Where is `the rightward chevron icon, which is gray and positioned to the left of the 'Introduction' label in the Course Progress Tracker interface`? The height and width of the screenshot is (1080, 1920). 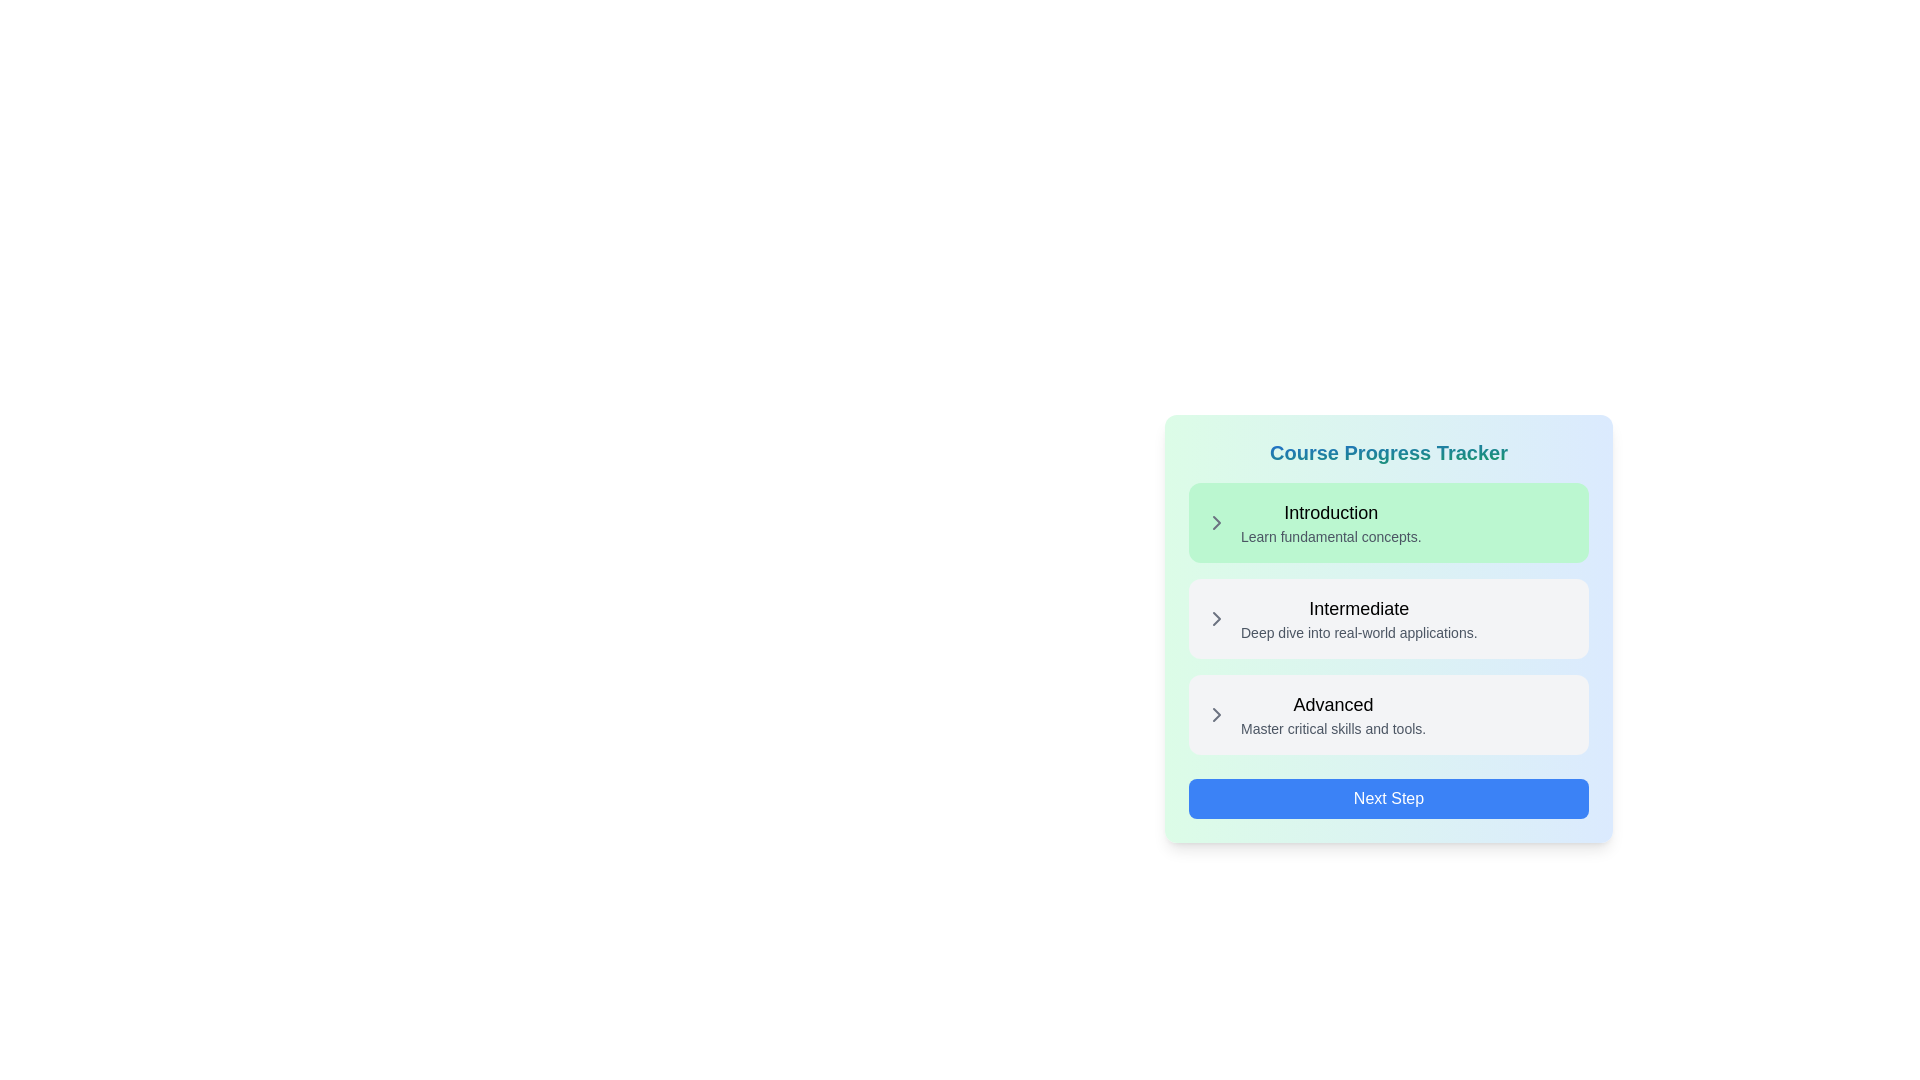 the rightward chevron icon, which is gray and positioned to the left of the 'Introduction' label in the Course Progress Tracker interface is located at coordinates (1216, 522).